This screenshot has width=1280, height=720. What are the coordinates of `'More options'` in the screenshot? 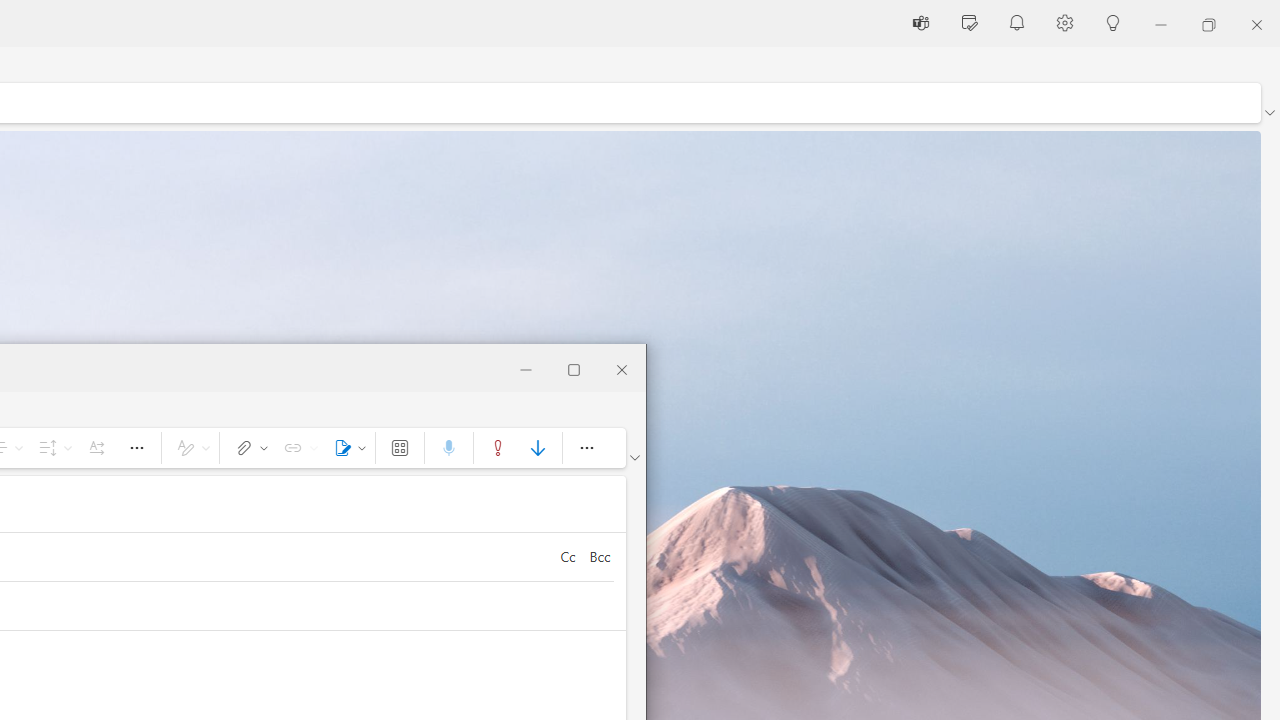 It's located at (585, 446).